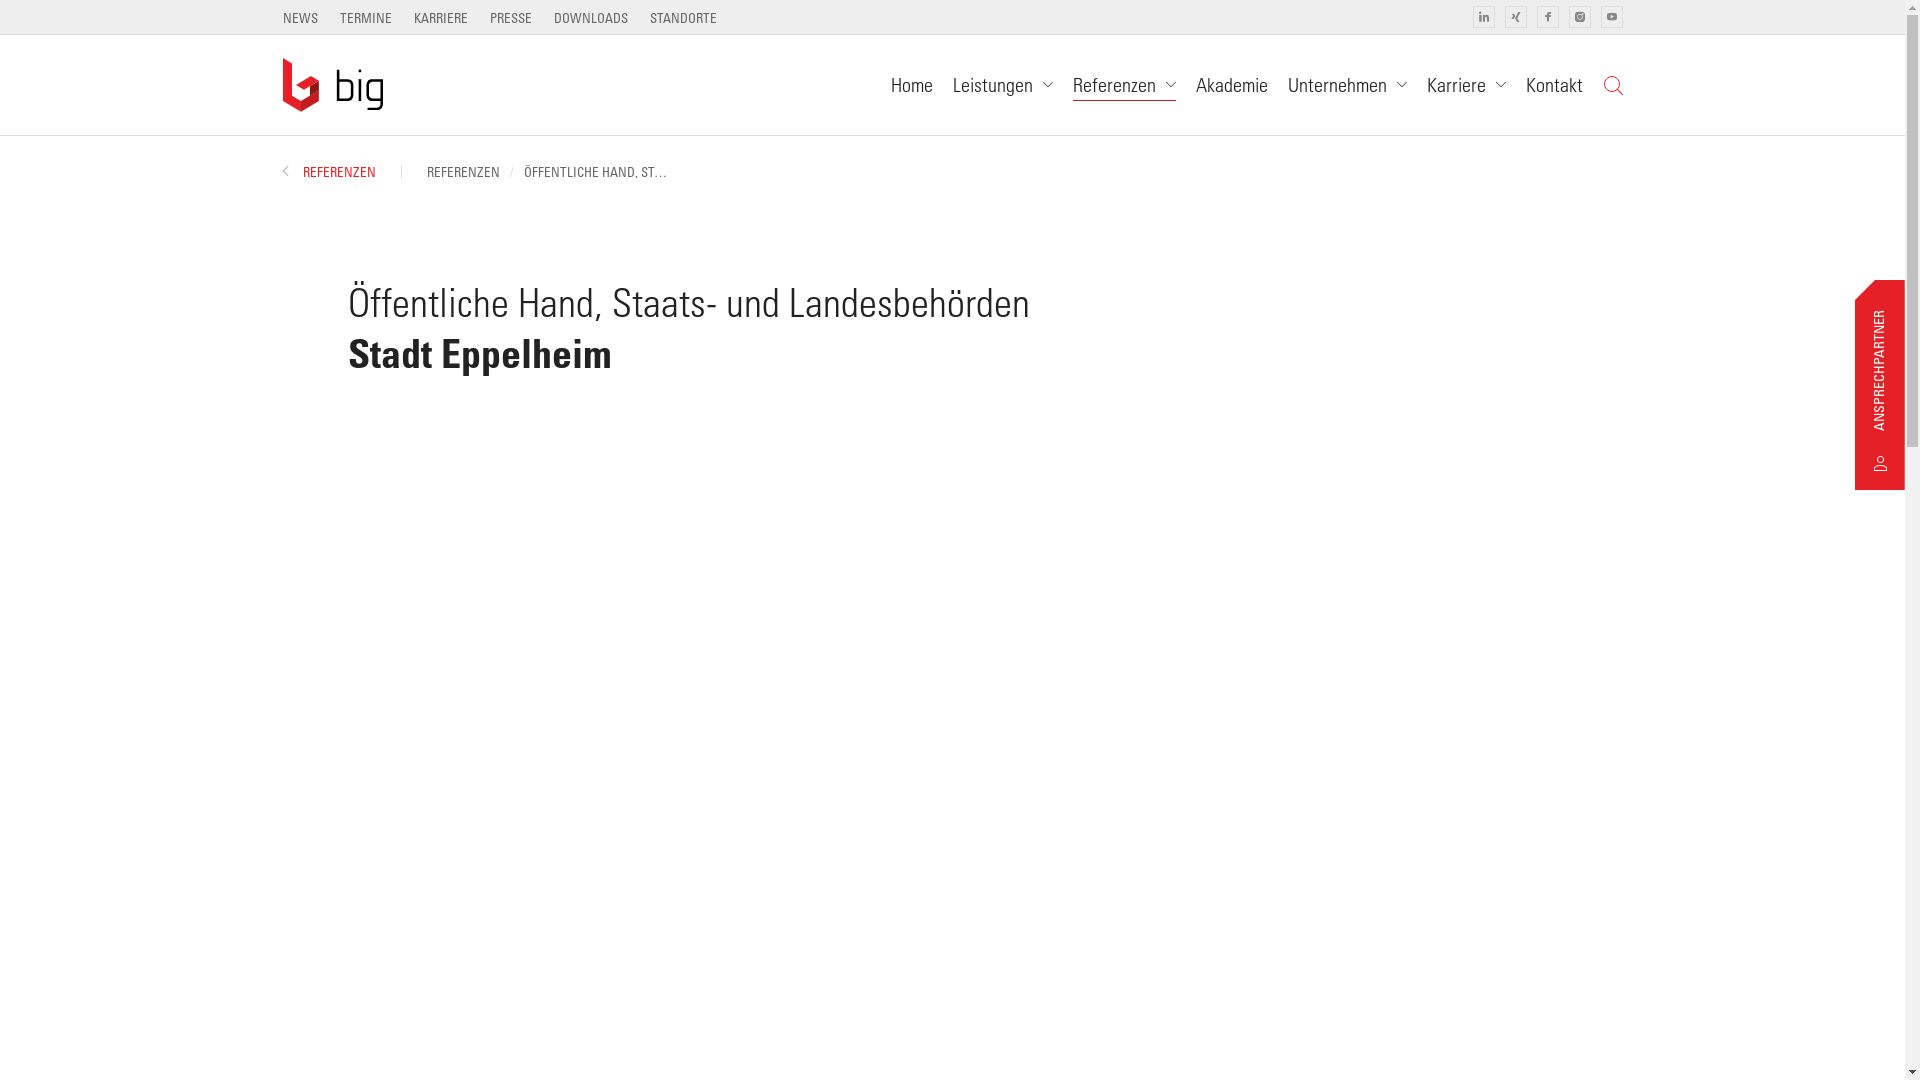 The width and height of the screenshot is (1920, 1080). Describe the element at coordinates (328, 170) in the screenshot. I see `'REFERENZEN'` at that location.